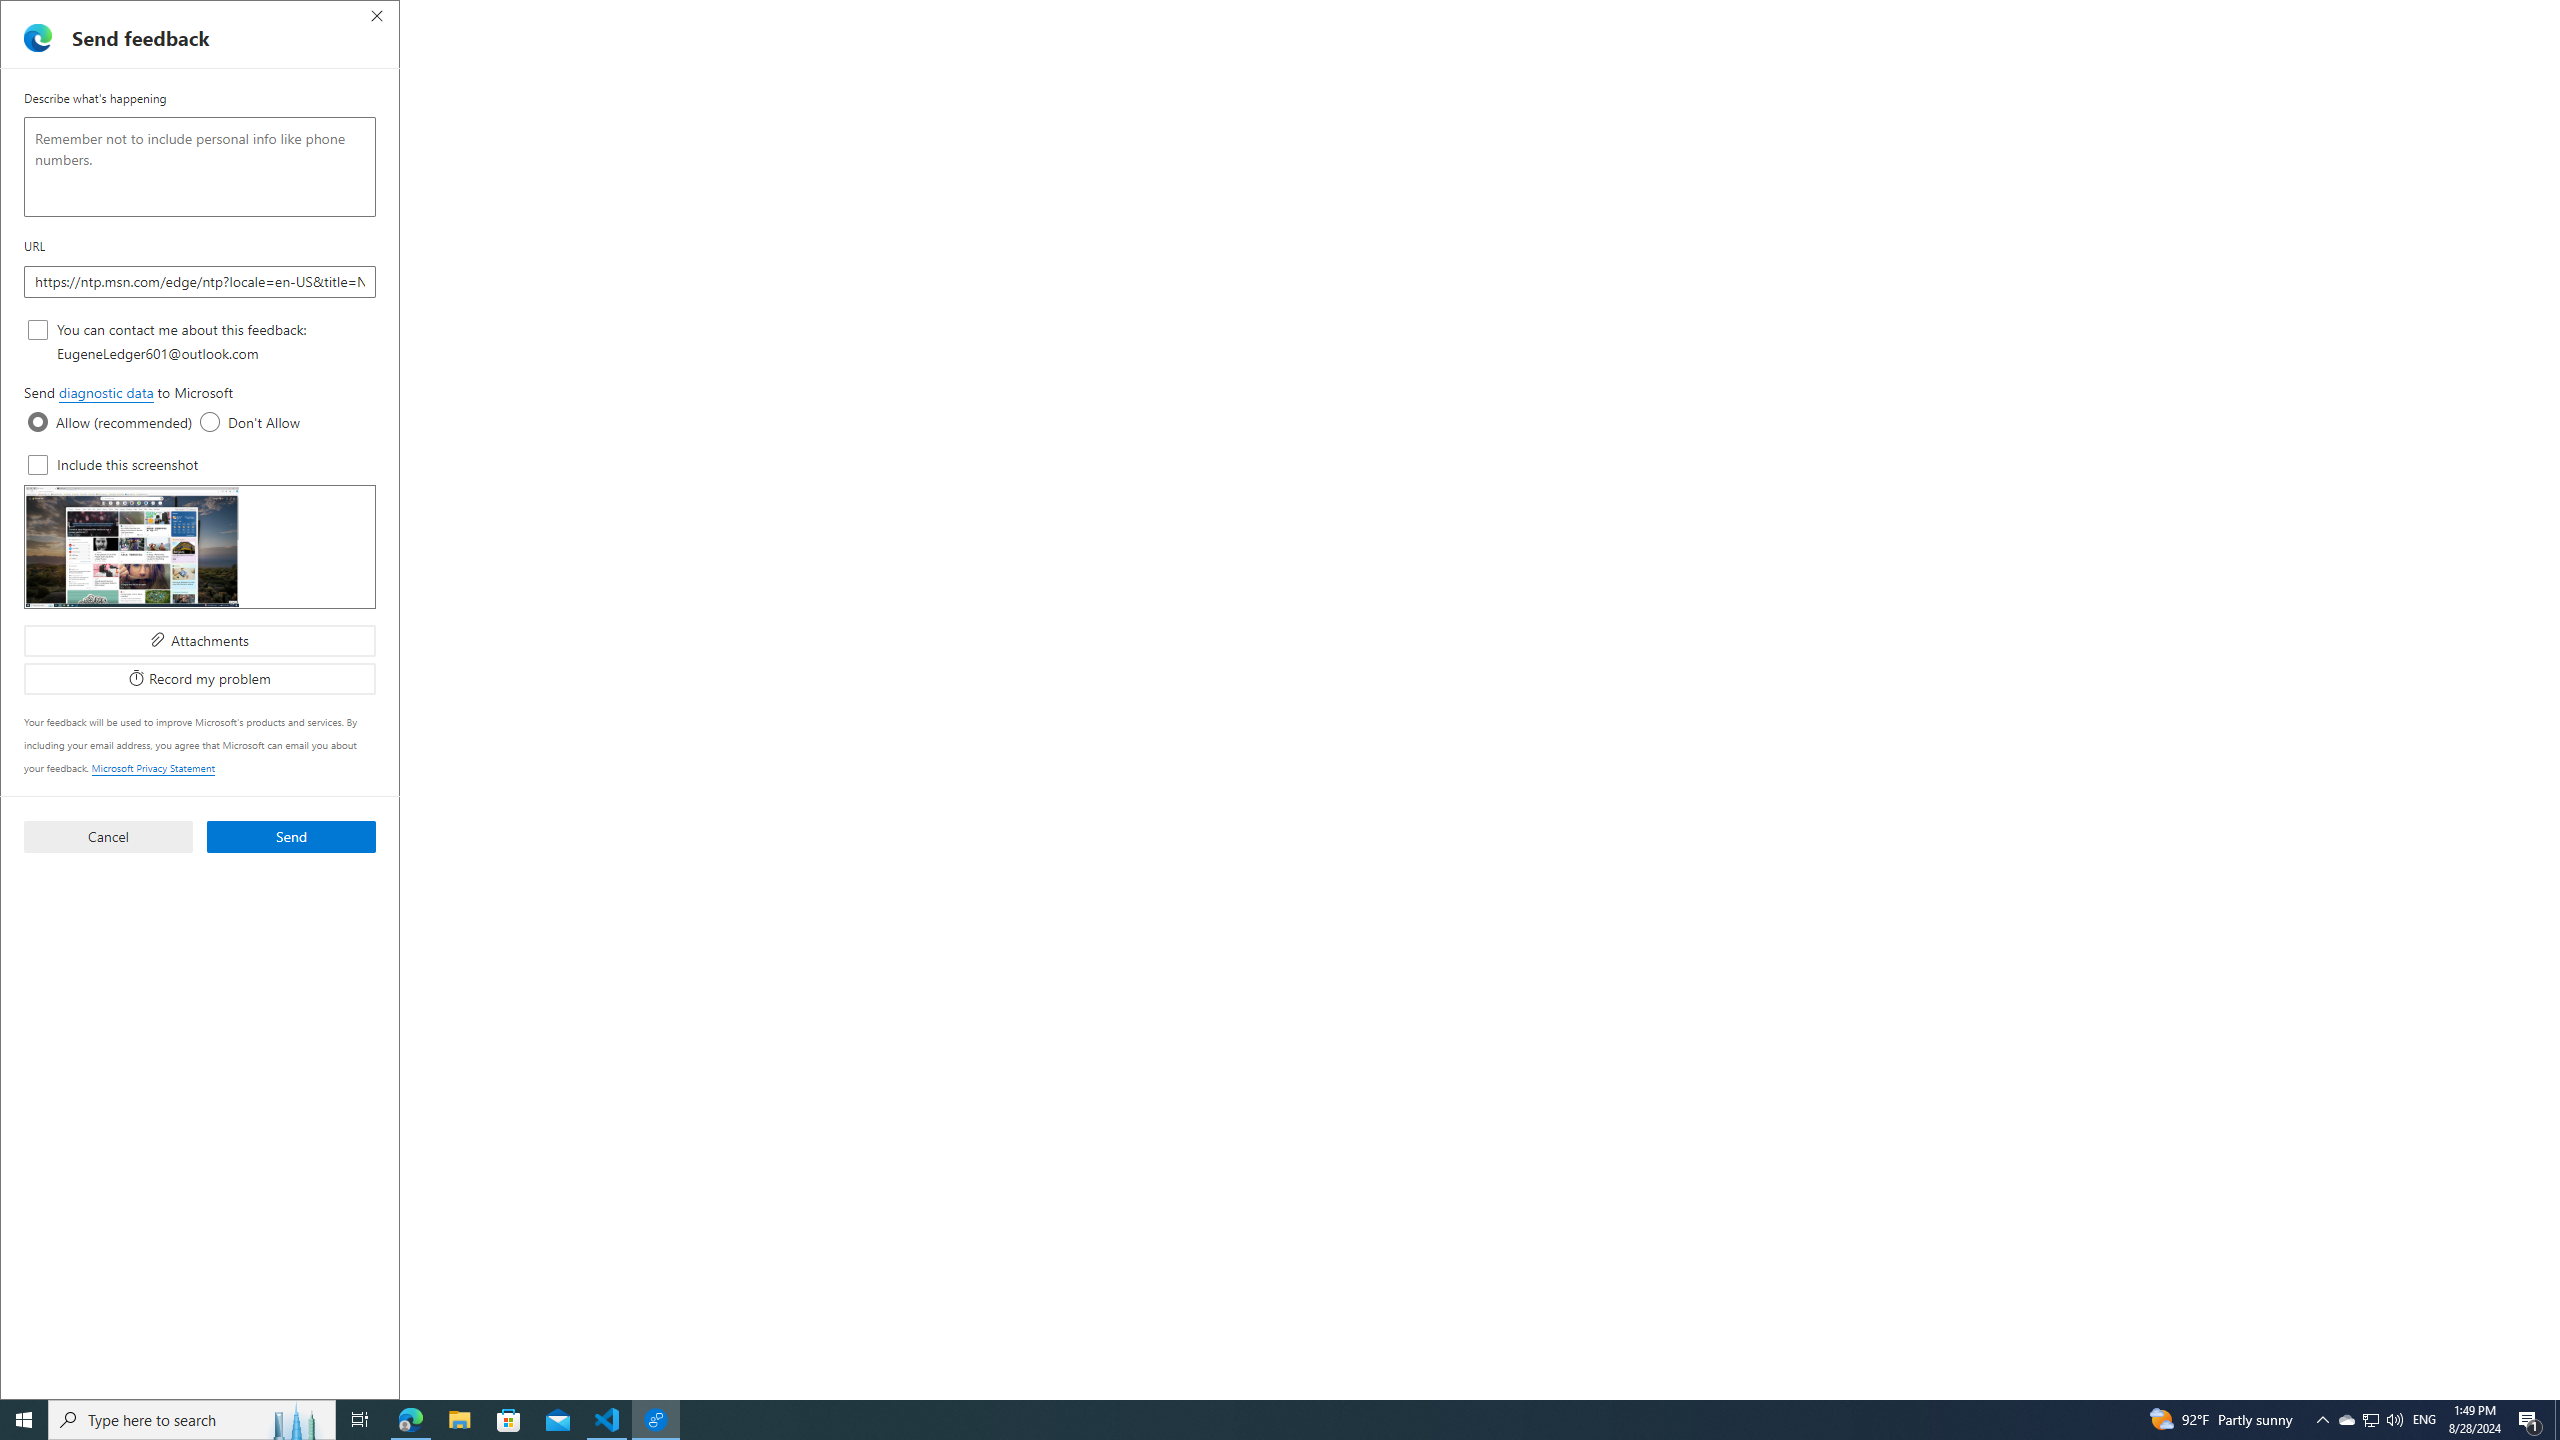  Describe the element at coordinates (199, 166) in the screenshot. I see `'Describe what'` at that location.